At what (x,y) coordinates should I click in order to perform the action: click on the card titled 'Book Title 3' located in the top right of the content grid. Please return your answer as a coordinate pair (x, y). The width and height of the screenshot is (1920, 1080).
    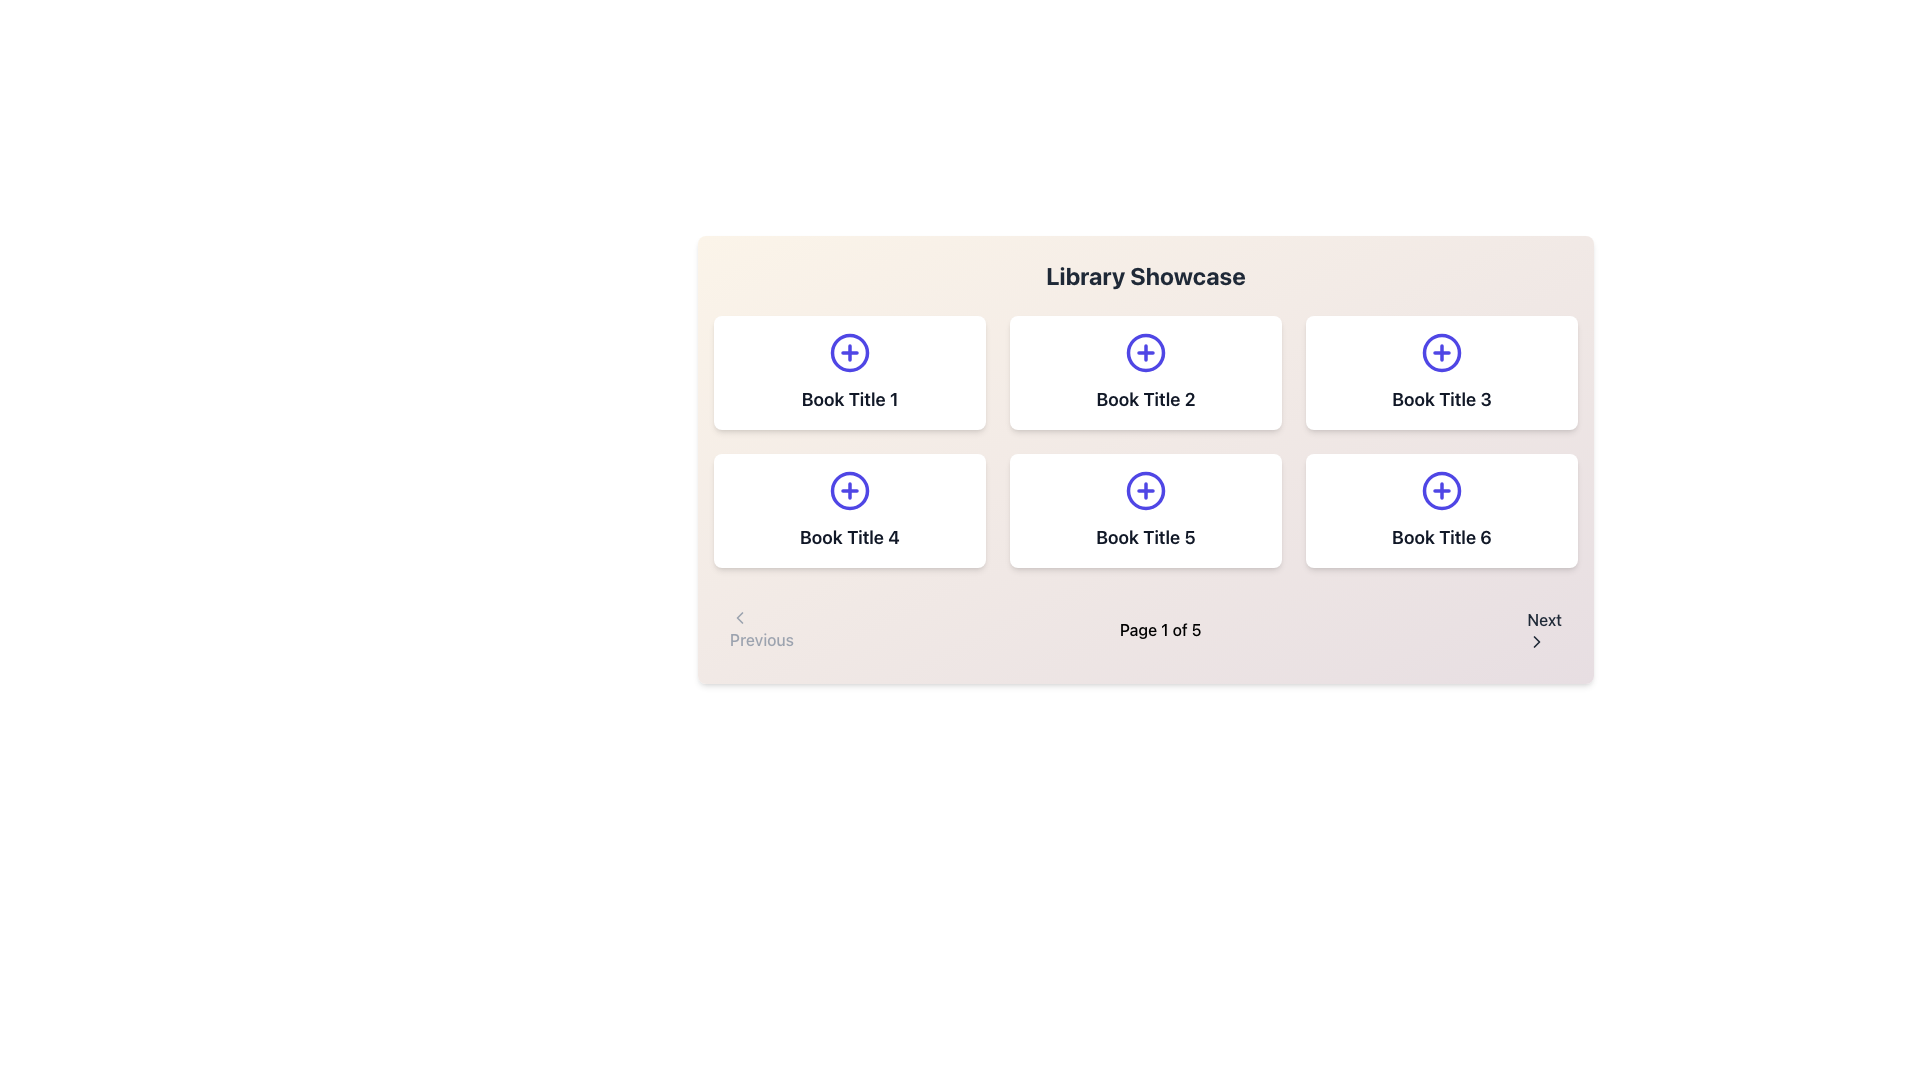
    Looking at the image, I should click on (1441, 373).